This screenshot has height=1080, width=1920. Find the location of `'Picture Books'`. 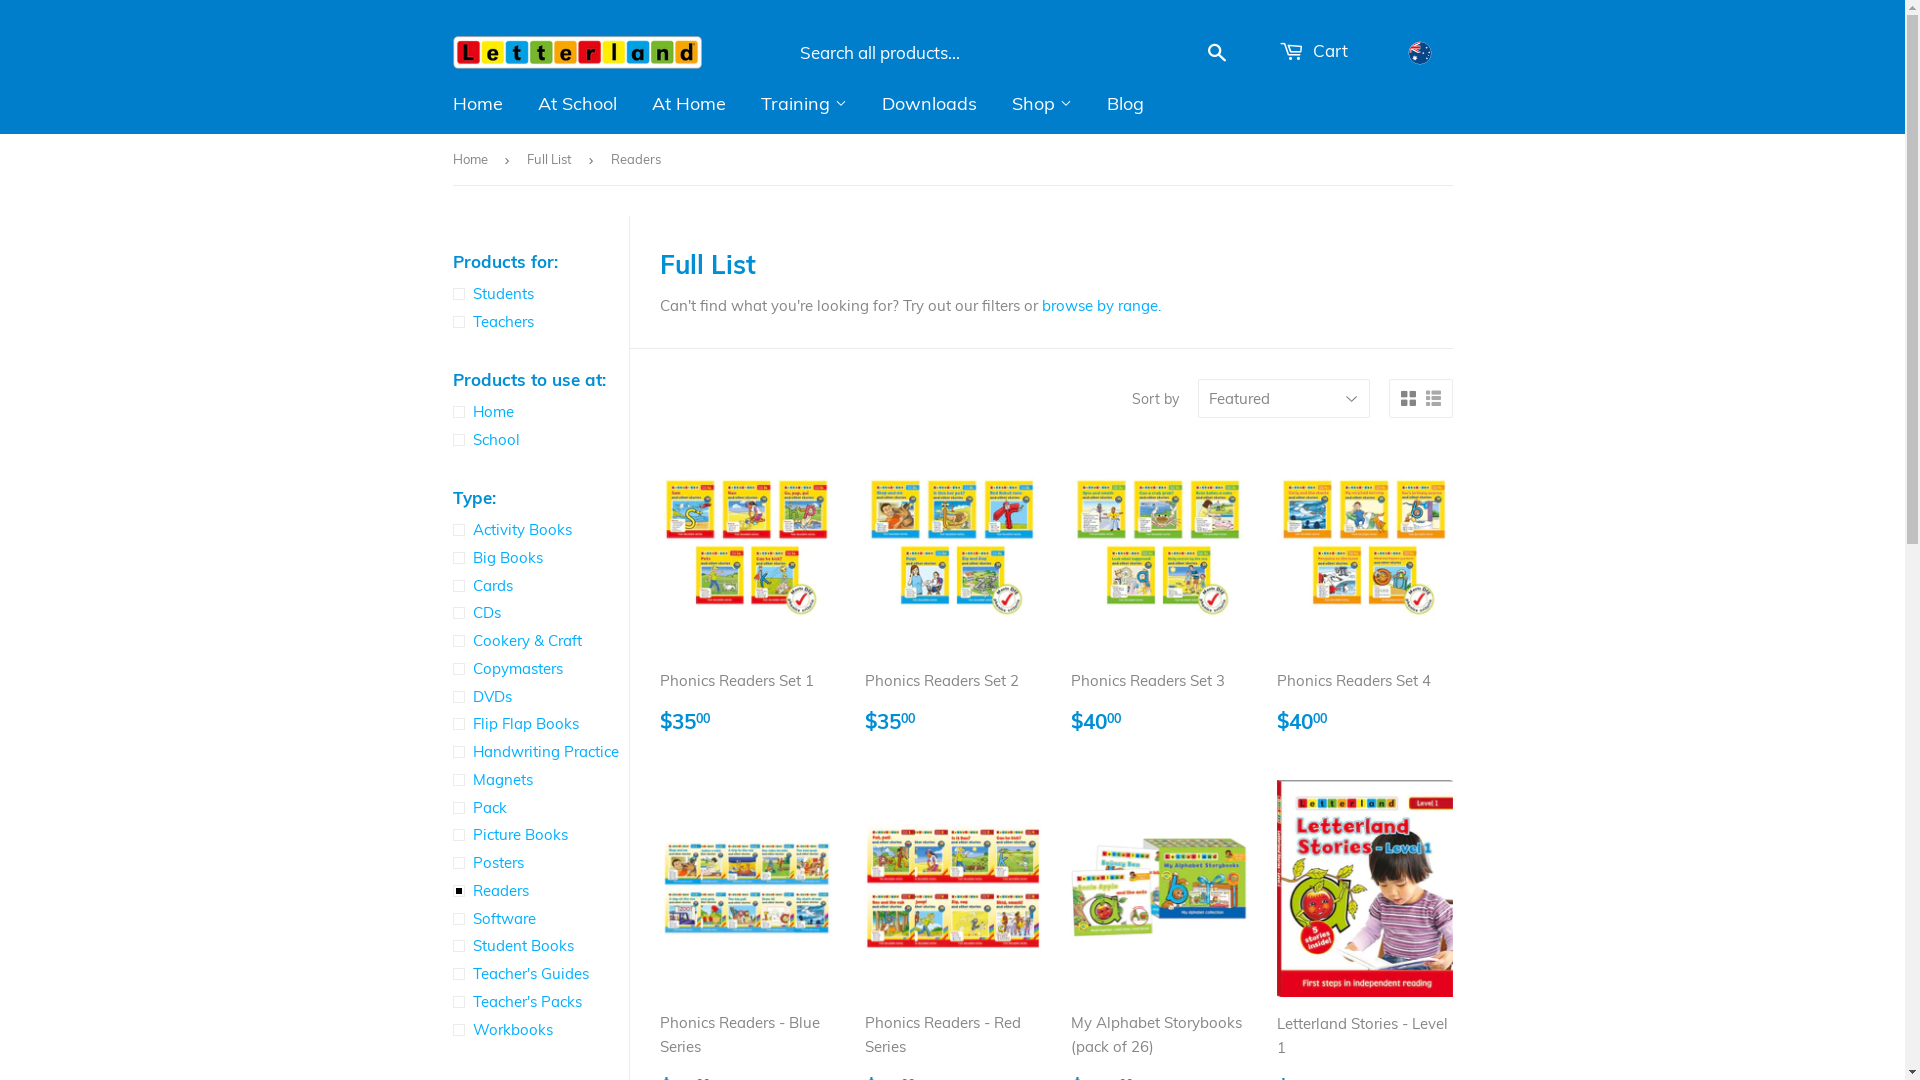

'Picture Books' is located at coordinates (539, 834).